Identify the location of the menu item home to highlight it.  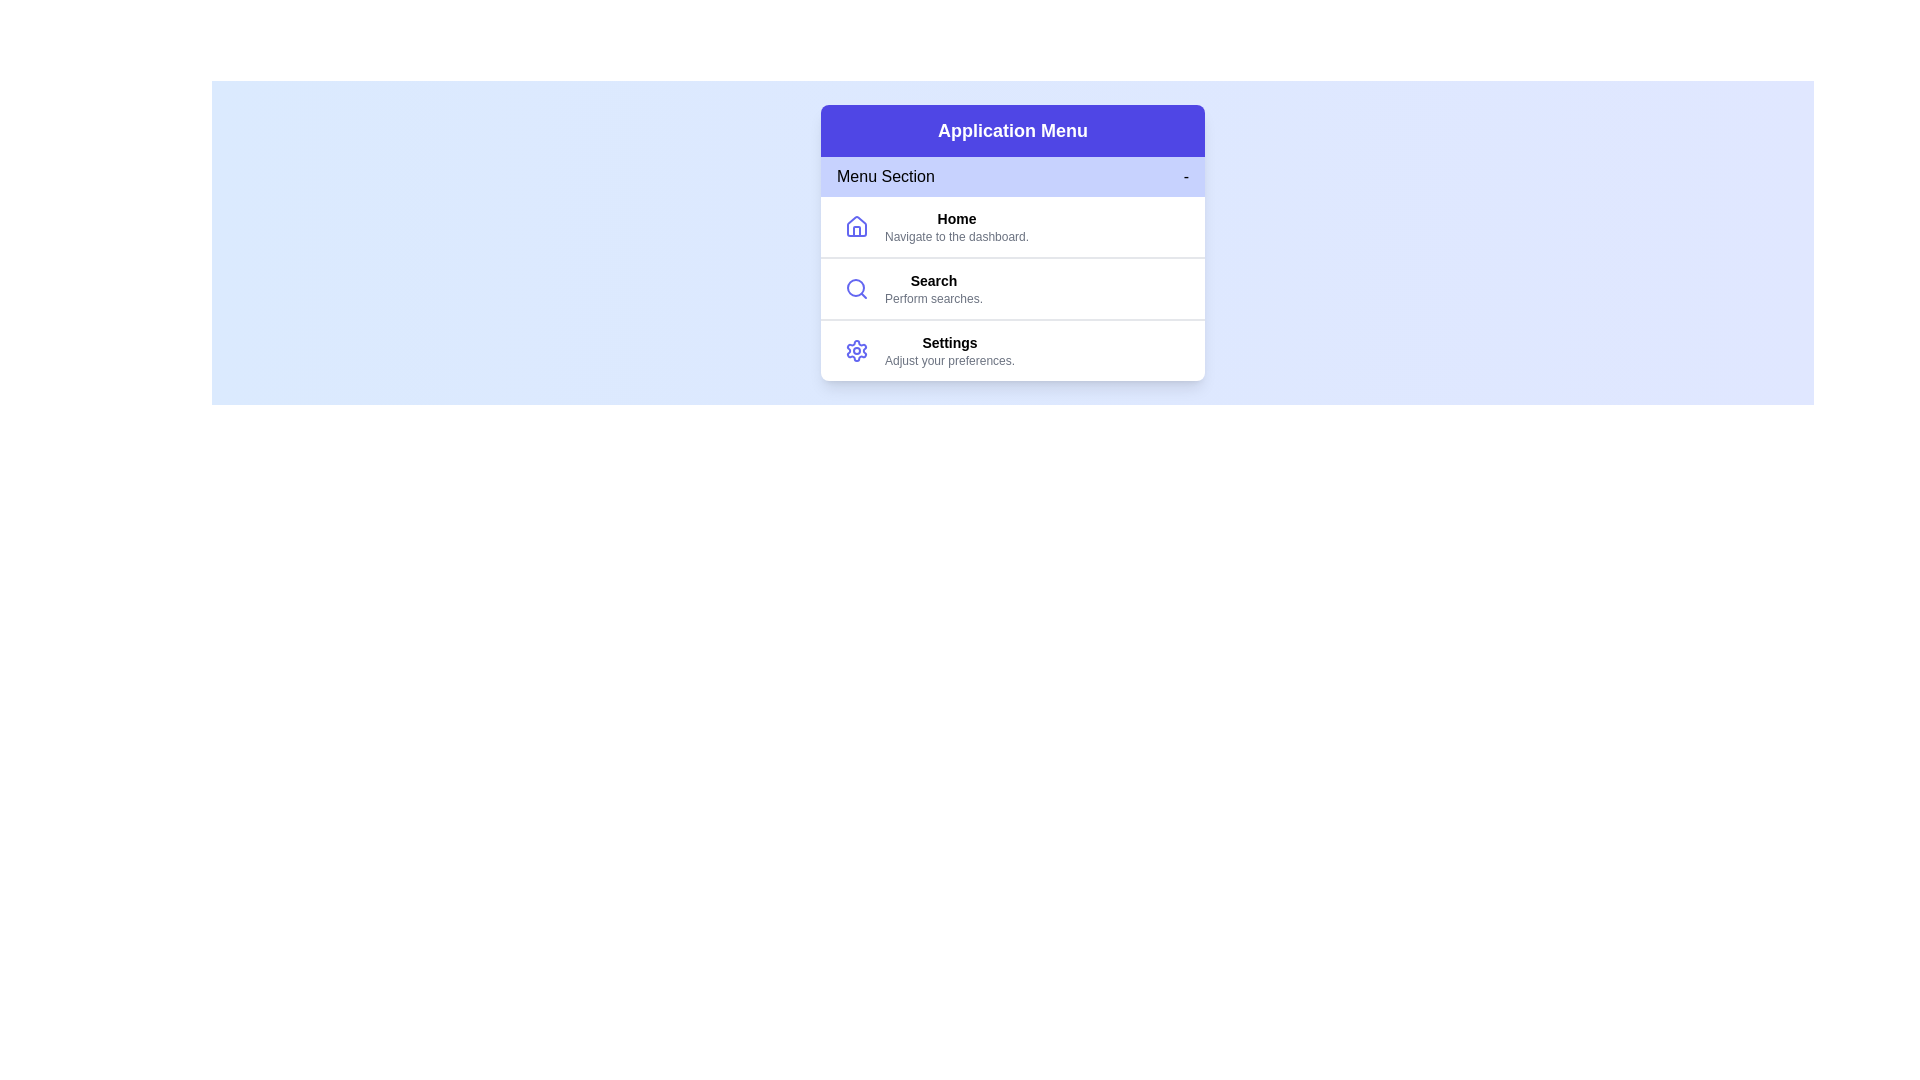
(1012, 226).